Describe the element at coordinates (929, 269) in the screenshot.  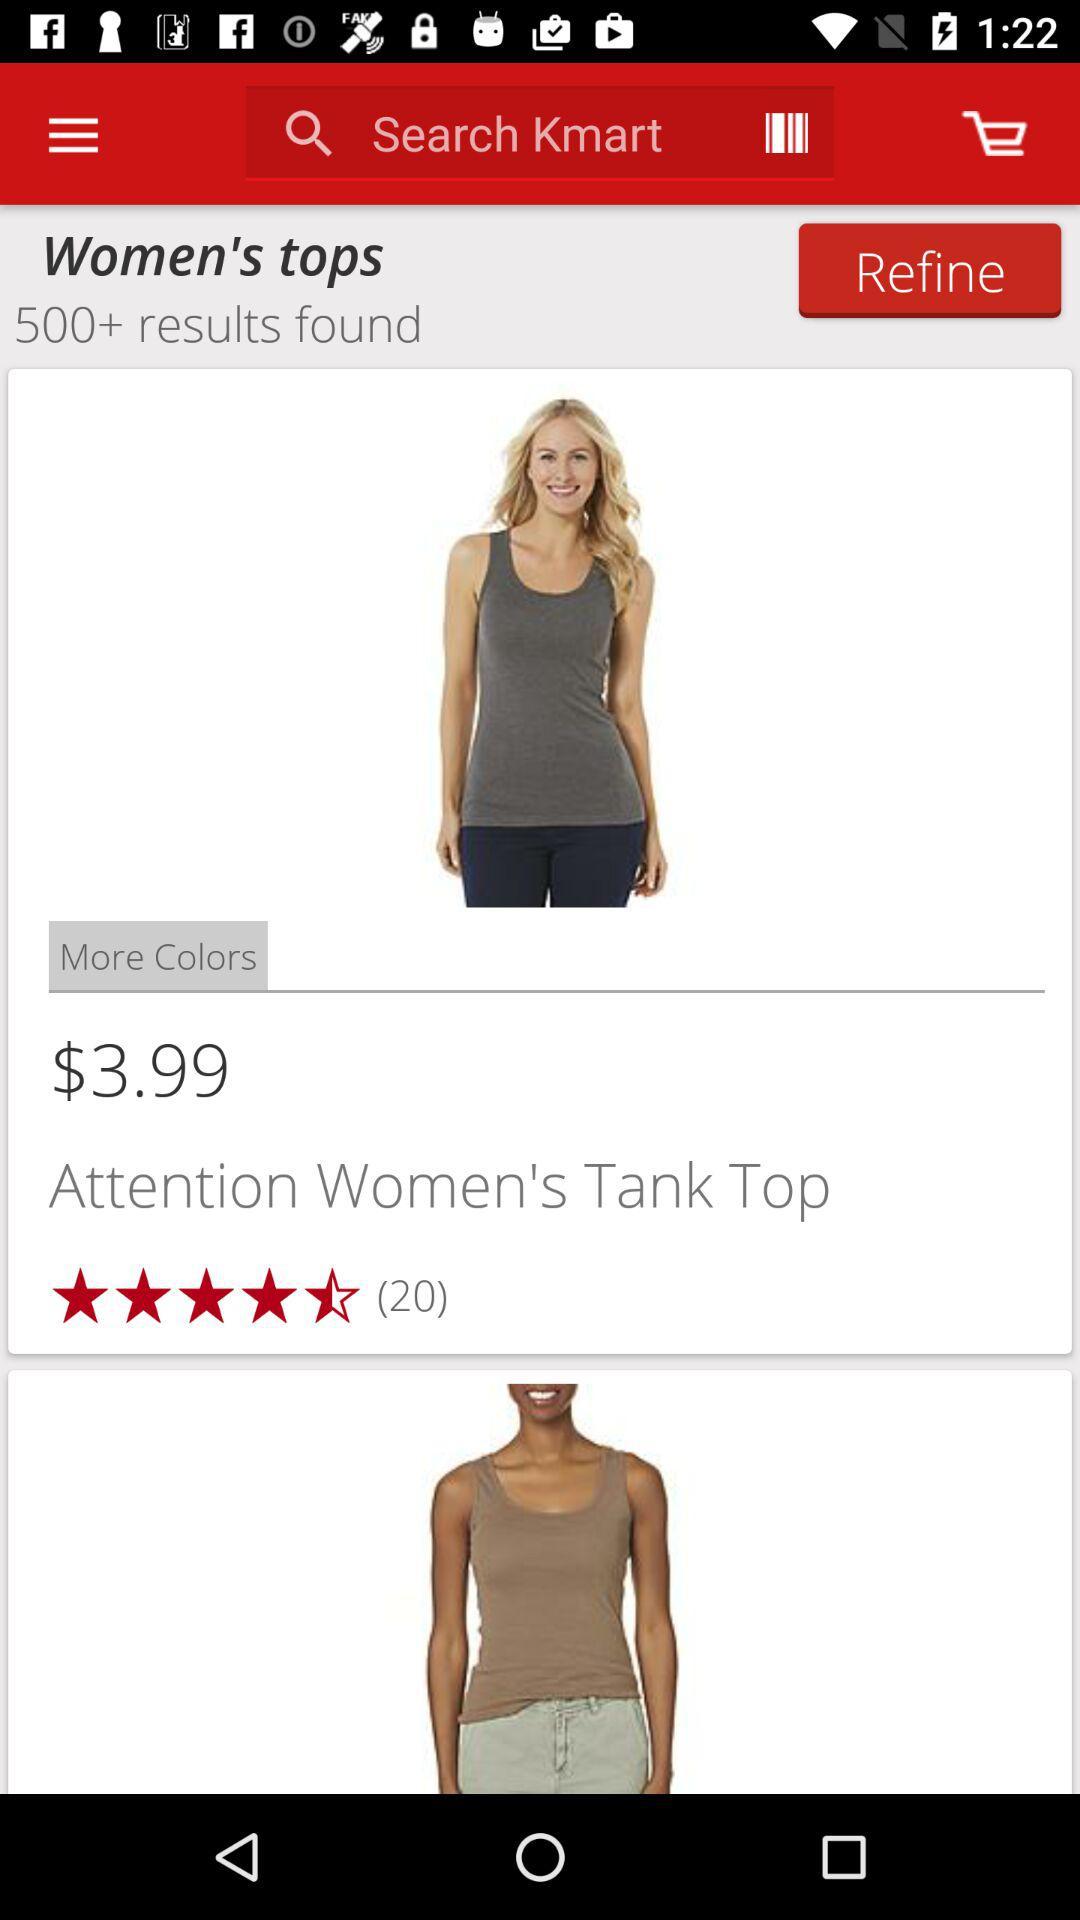
I see `icon to the right of the  women's tops` at that location.